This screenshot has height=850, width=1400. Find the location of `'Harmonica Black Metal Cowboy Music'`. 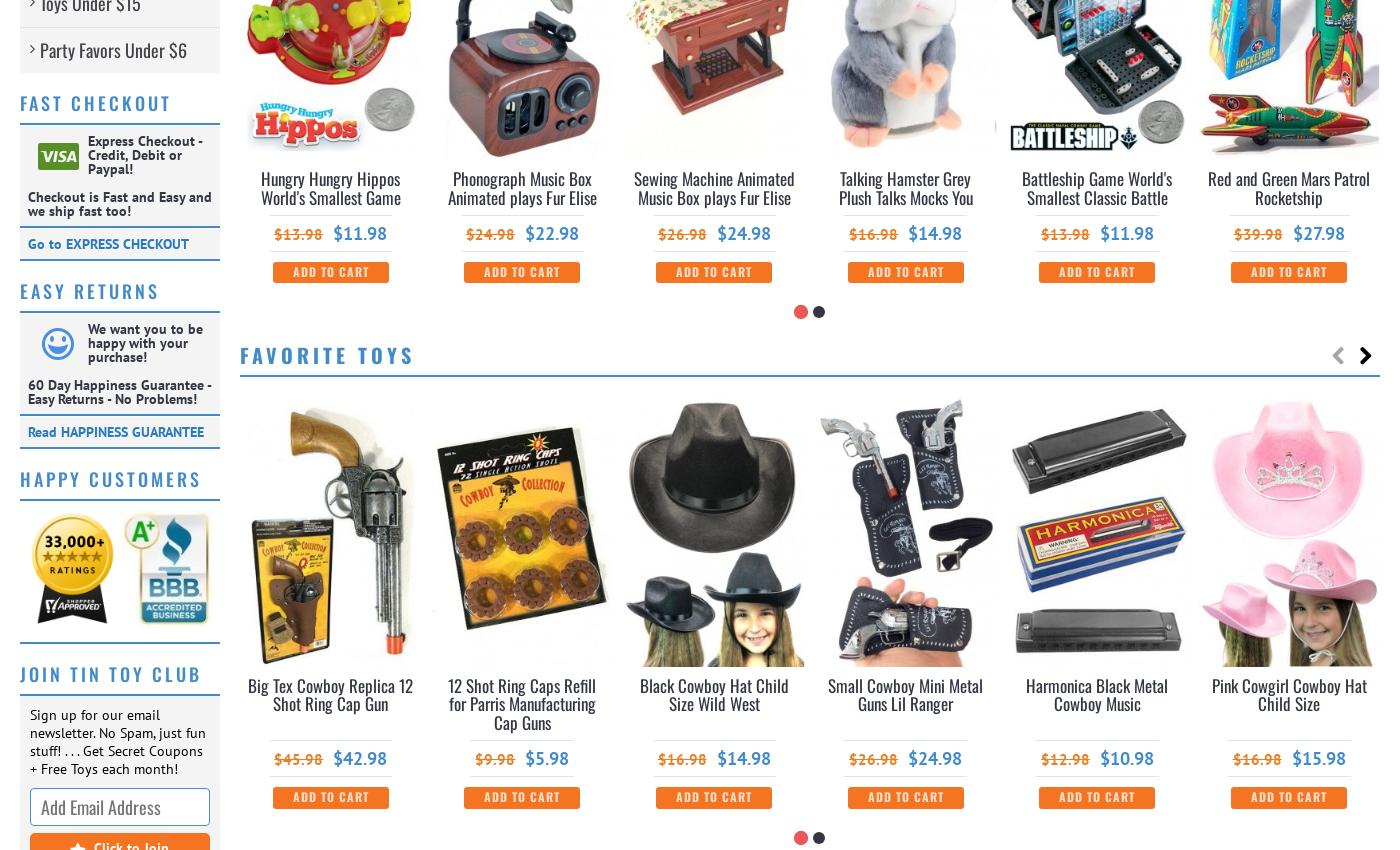

'Harmonica Black Metal Cowboy Music' is located at coordinates (1097, 693).